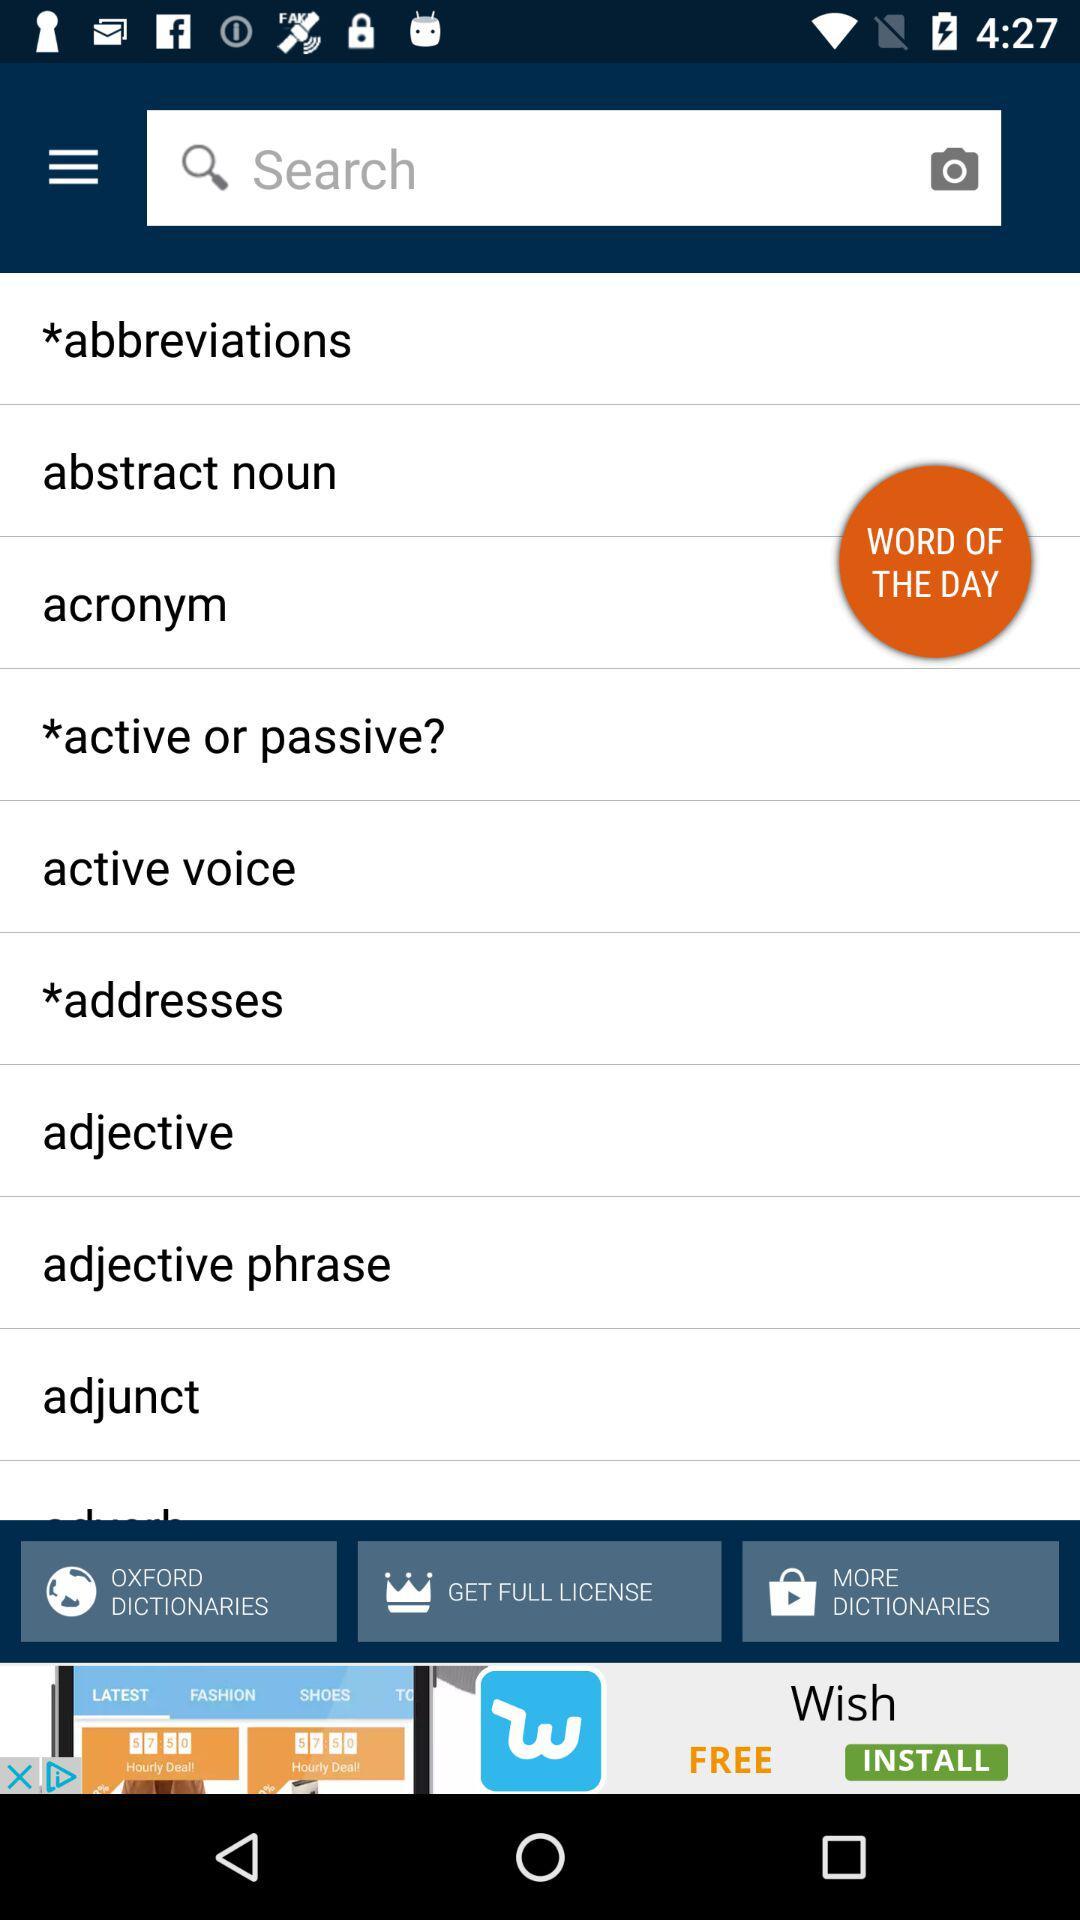 The width and height of the screenshot is (1080, 1920). I want to click on advertisement, so click(540, 1727).